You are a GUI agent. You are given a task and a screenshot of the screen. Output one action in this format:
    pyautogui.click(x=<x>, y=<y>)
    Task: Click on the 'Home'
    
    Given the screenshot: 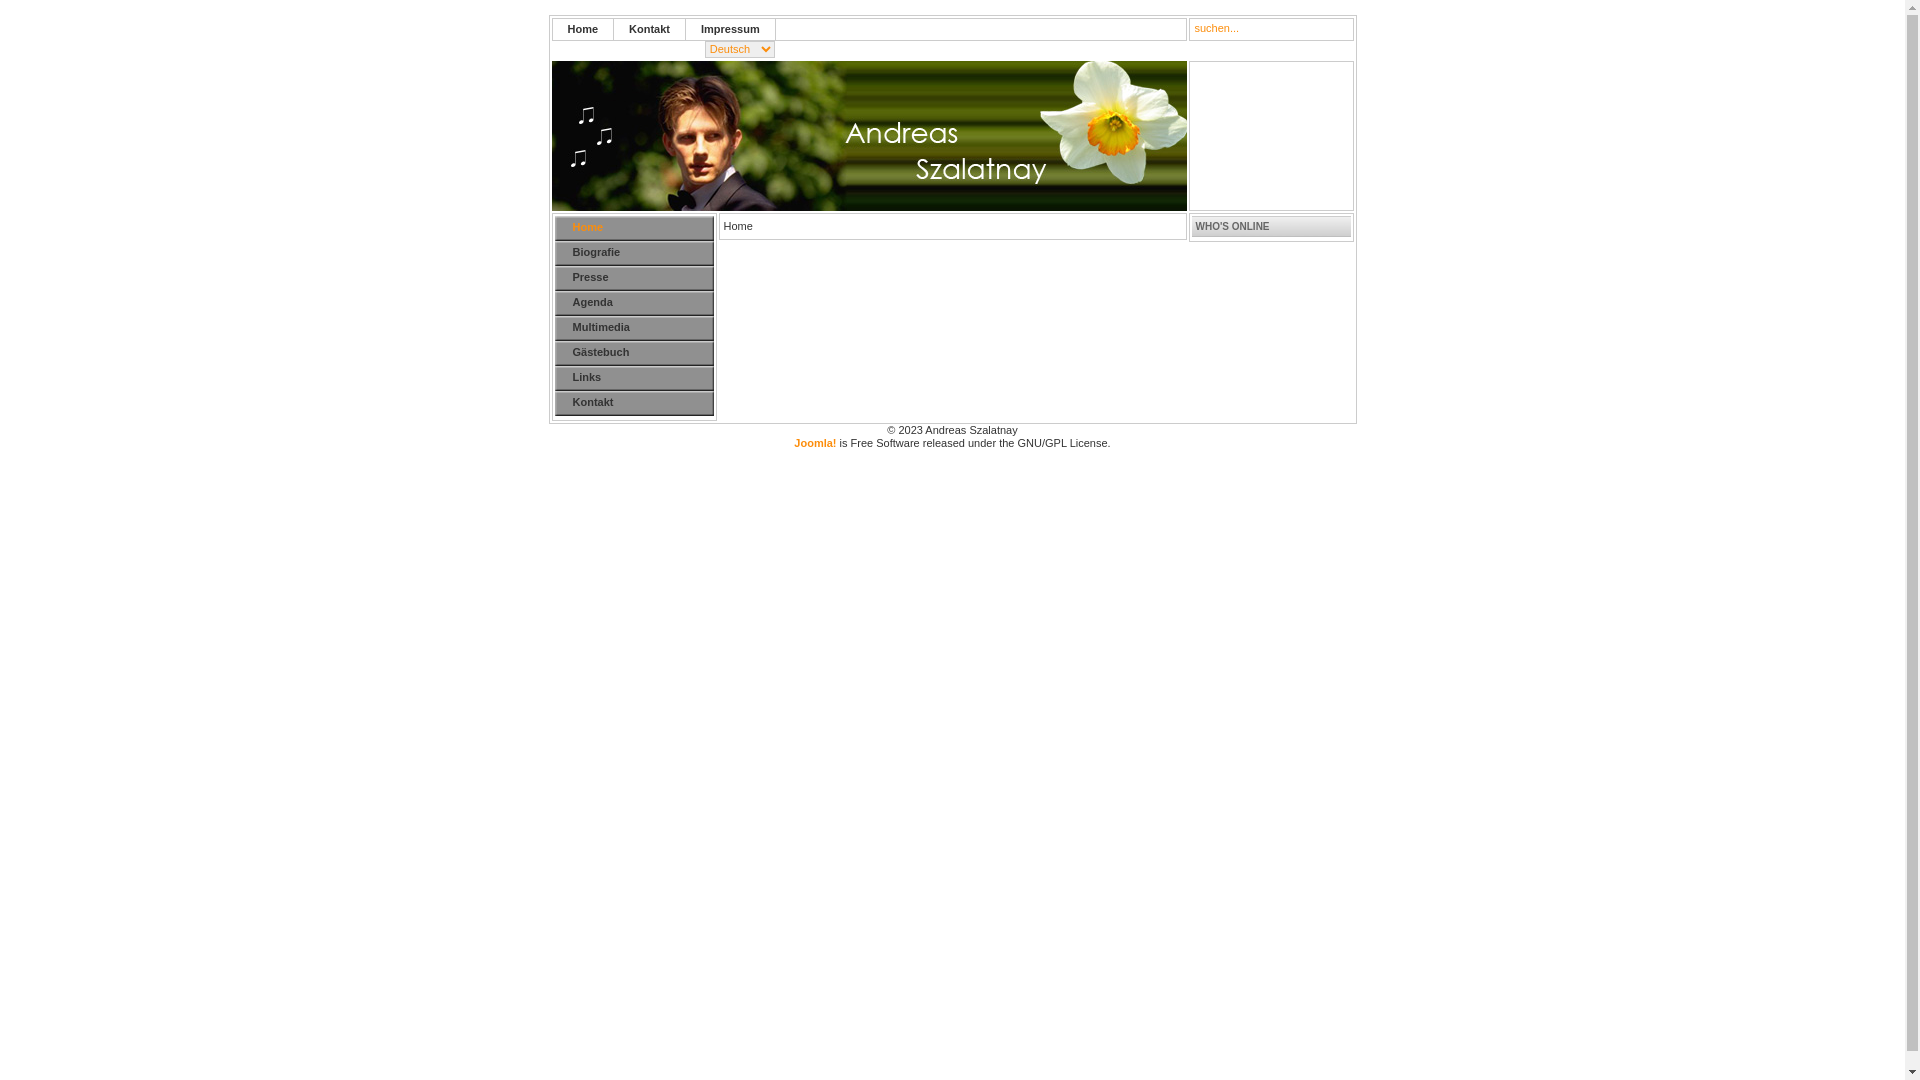 What is the action you would take?
    pyautogui.click(x=642, y=227)
    